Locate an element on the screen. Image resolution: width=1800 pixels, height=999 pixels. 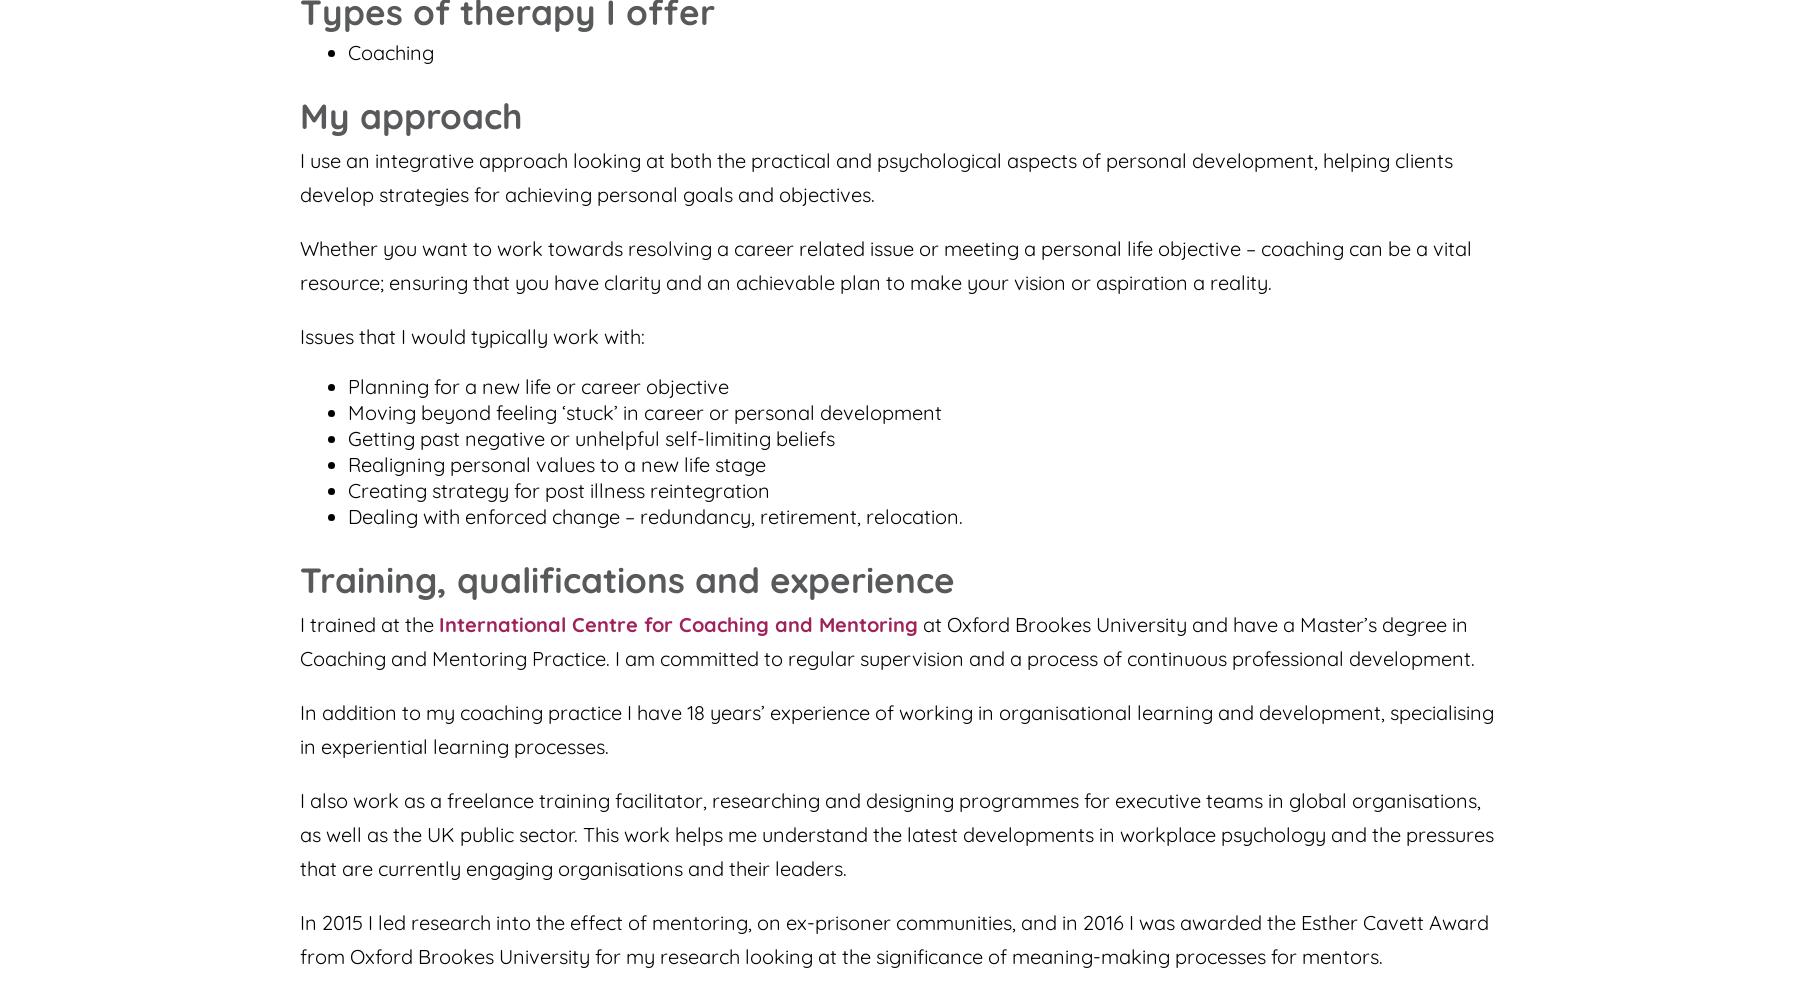
'Dealing with enforced change – redundancy, retirement, relocation.' is located at coordinates (655, 515).